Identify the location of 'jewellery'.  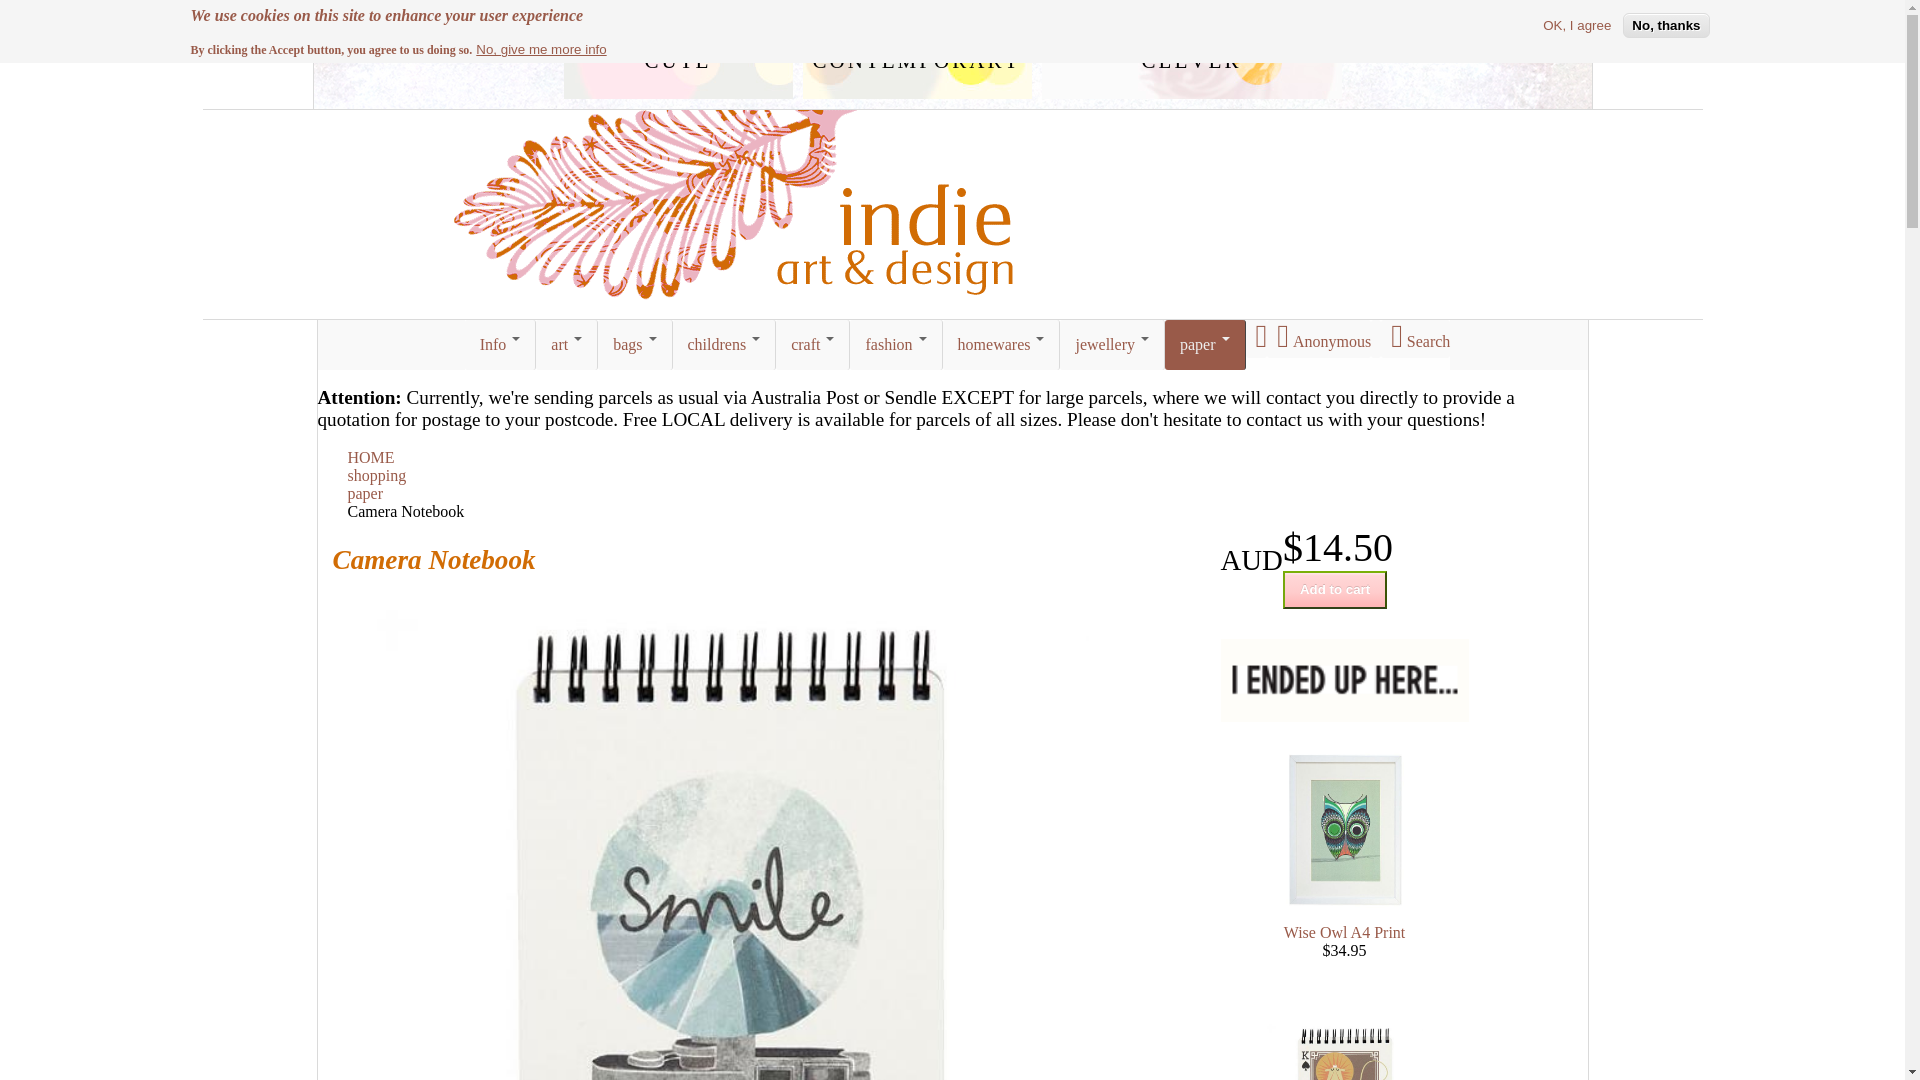
(1111, 343).